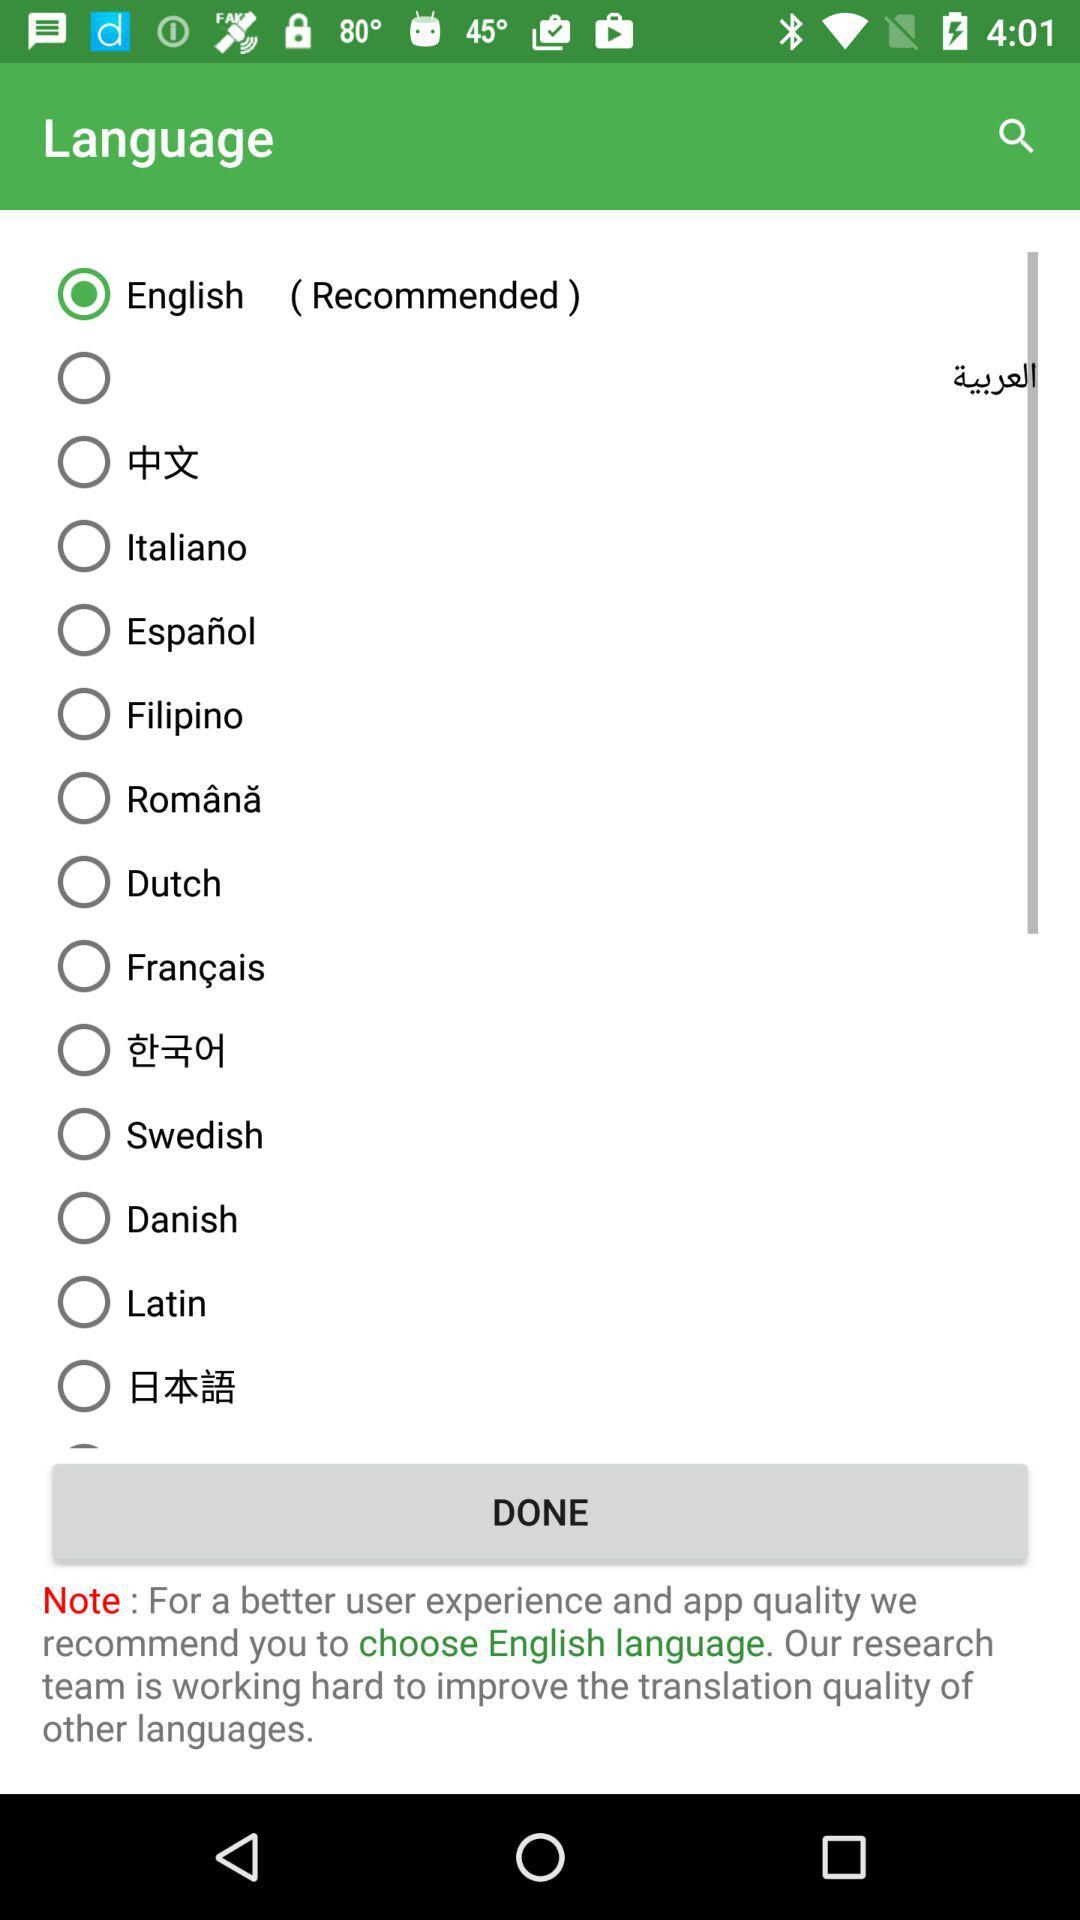  I want to click on icon at the top right corner, so click(1017, 135).